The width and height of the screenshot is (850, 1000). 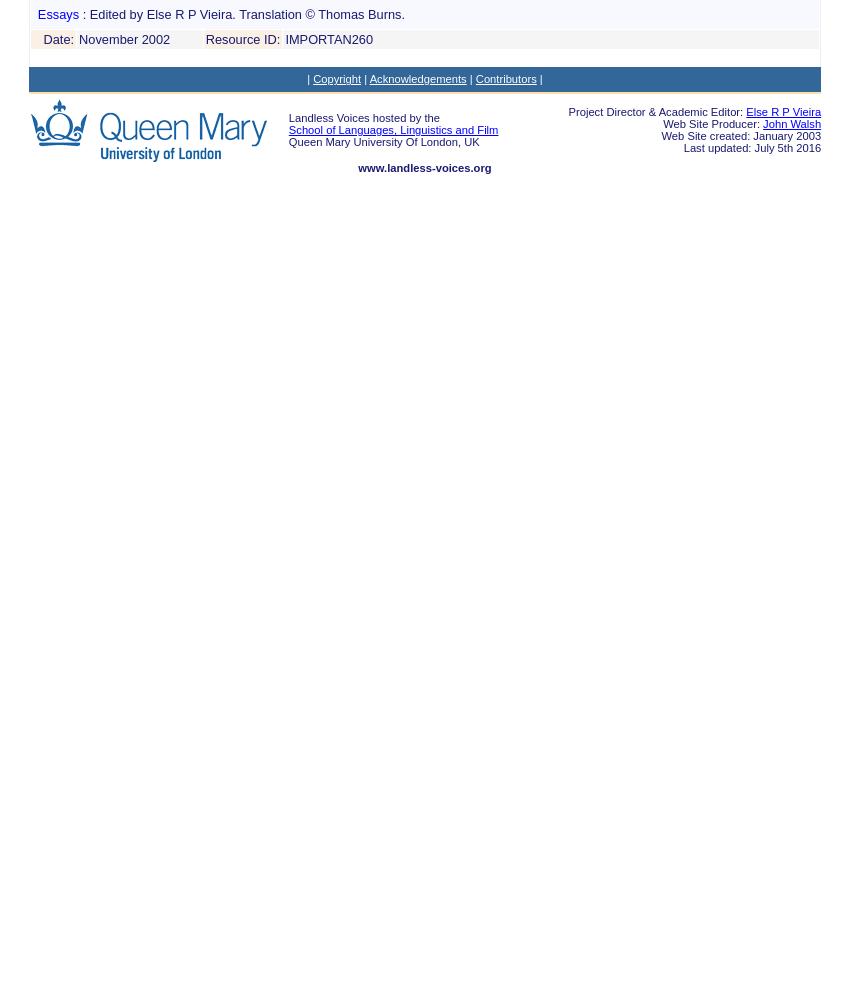 What do you see at coordinates (393, 130) in the screenshot?
I see `'School of Languages, Linguistics and Film'` at bounding box center [393, 130].